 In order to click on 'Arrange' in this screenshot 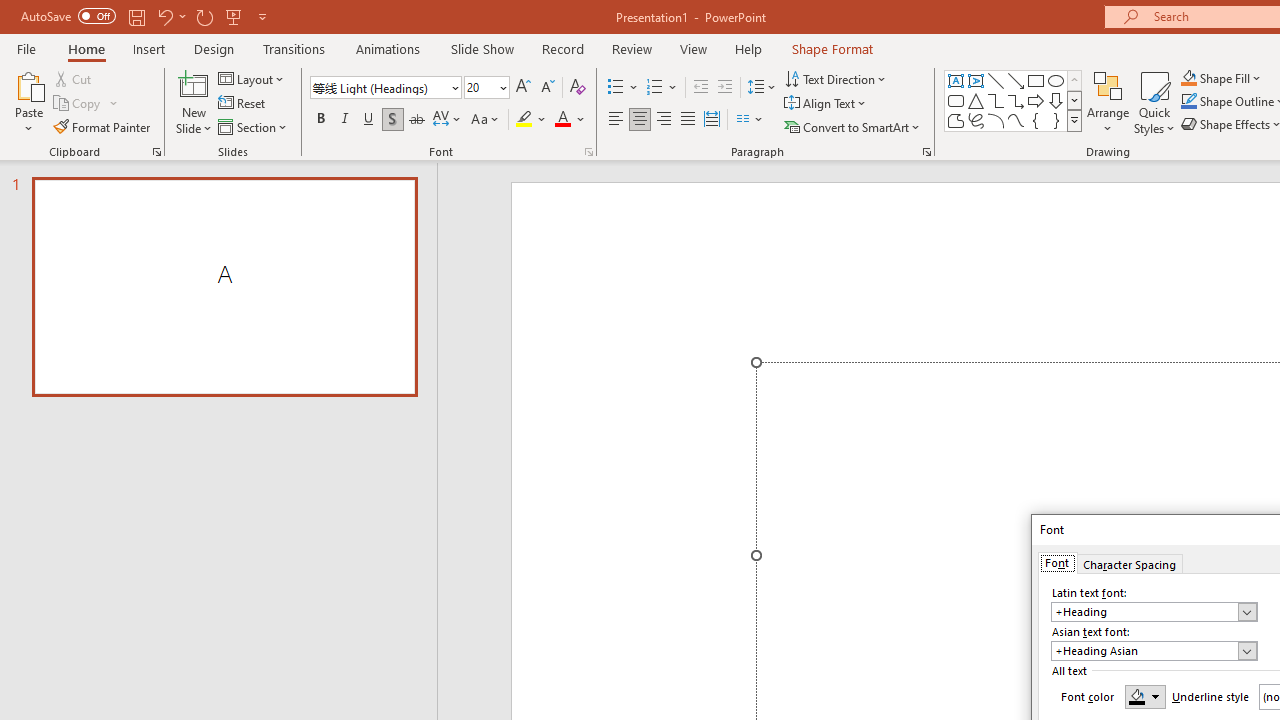, I will do `click(1107, 103)`.